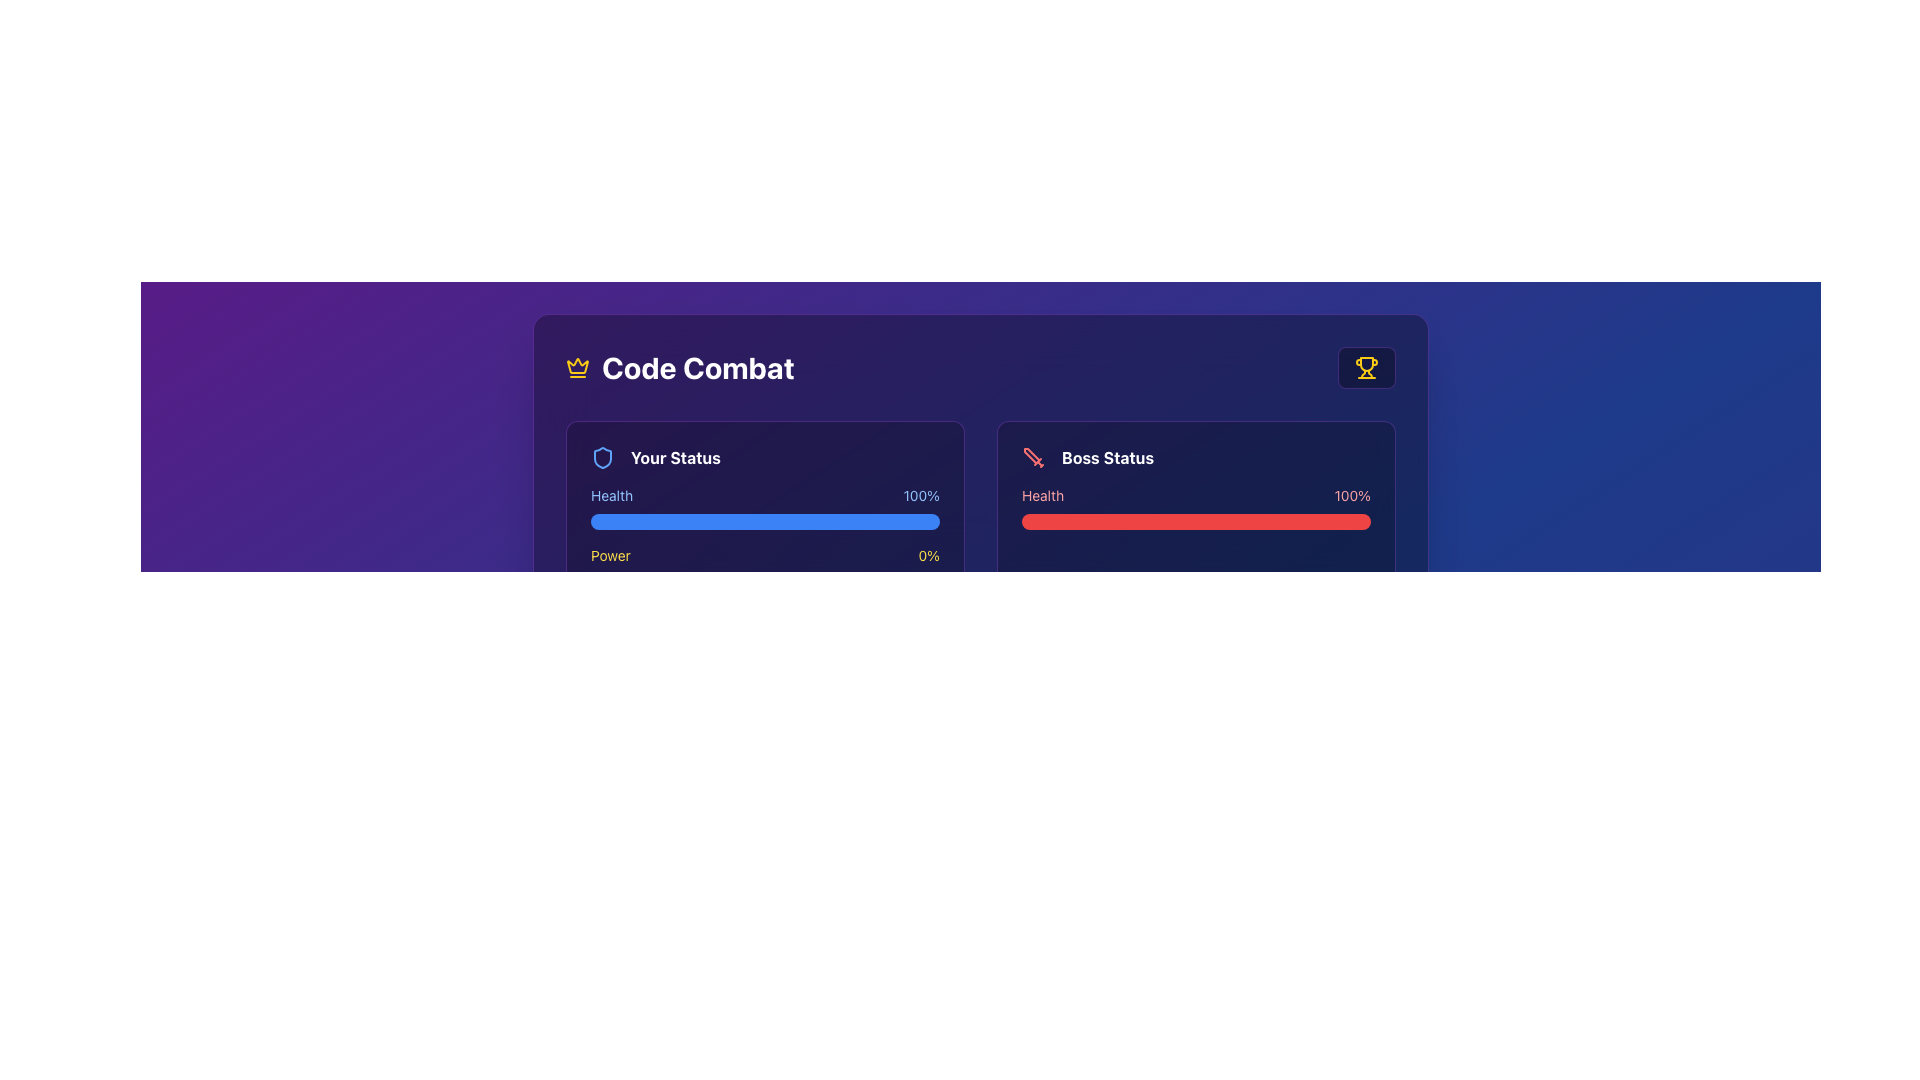 This screenshot has height=1080, width=1920. I want to click on the trophy icon with a golden yellow outline located in the top-right corner of the UI group with a semi-transparent black background, so click(1366, 367).